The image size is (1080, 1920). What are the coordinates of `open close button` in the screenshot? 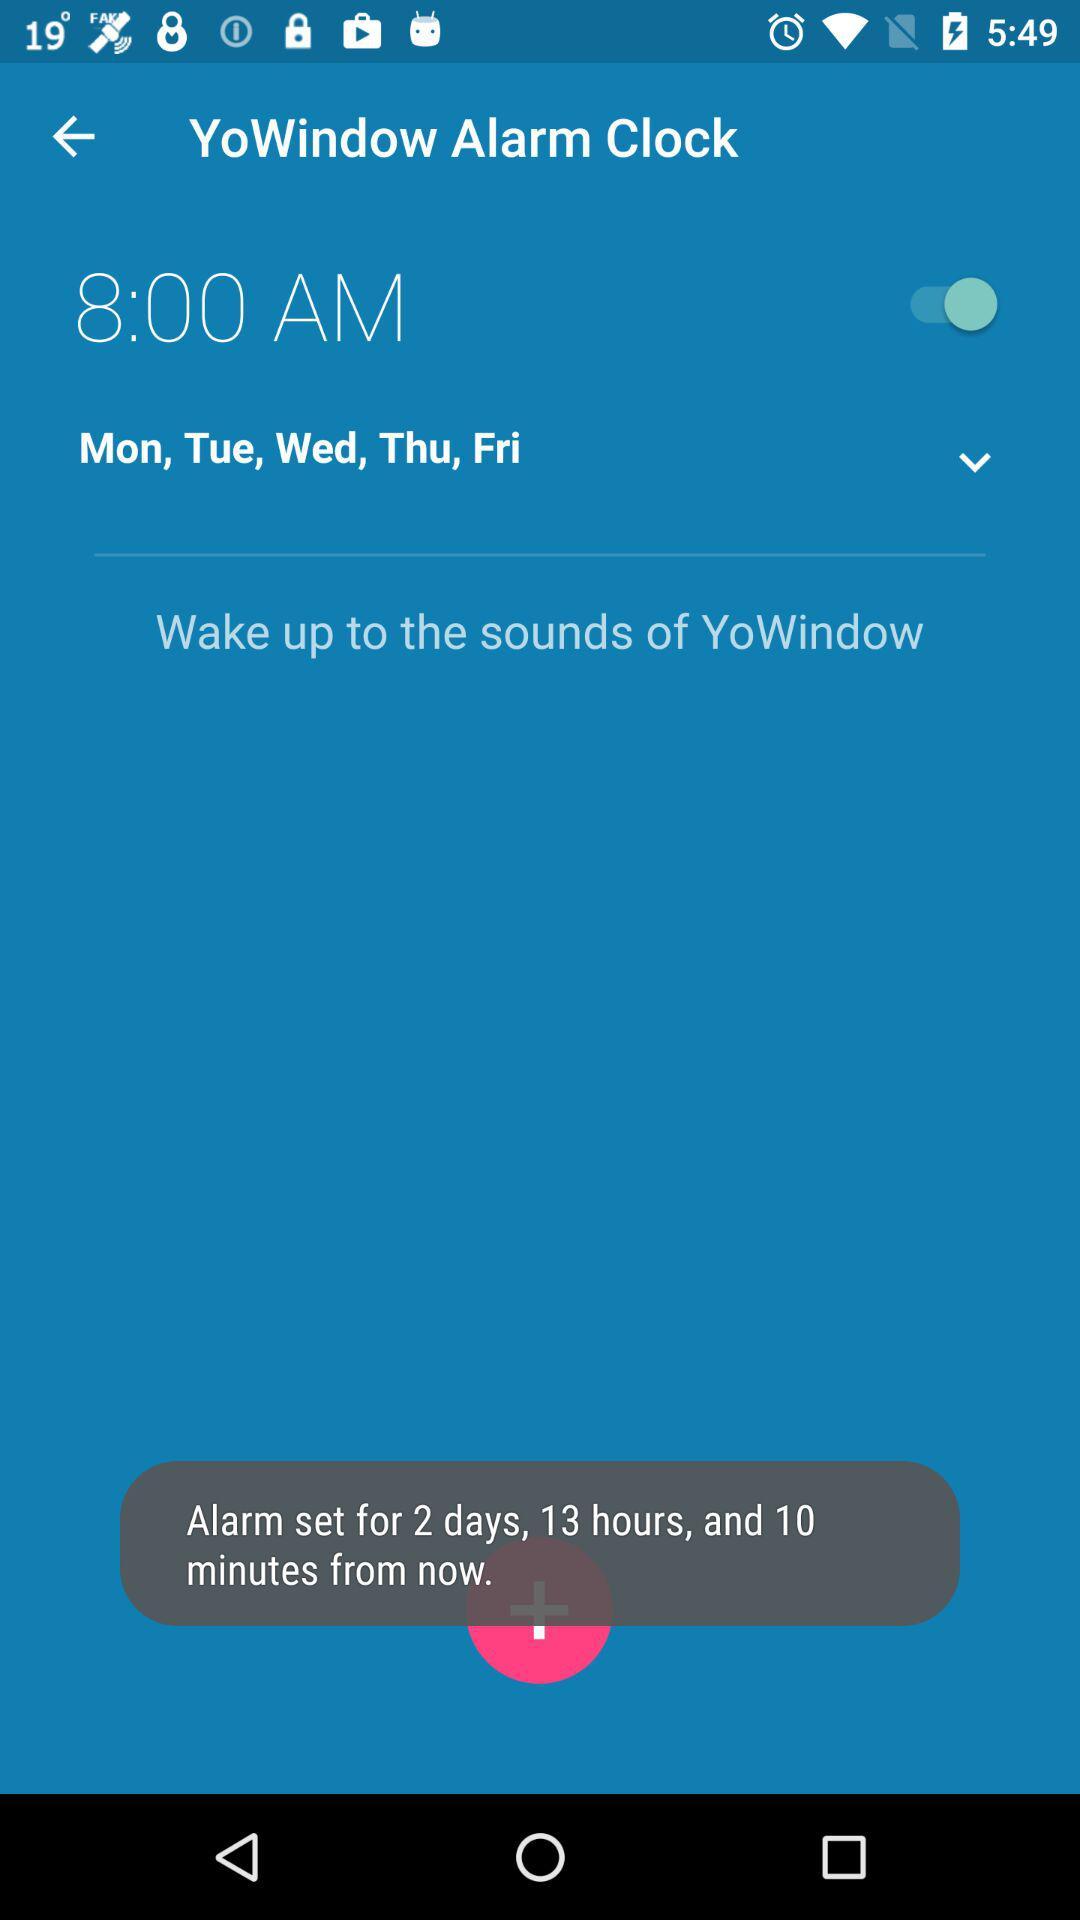 It's located at (944, 303).